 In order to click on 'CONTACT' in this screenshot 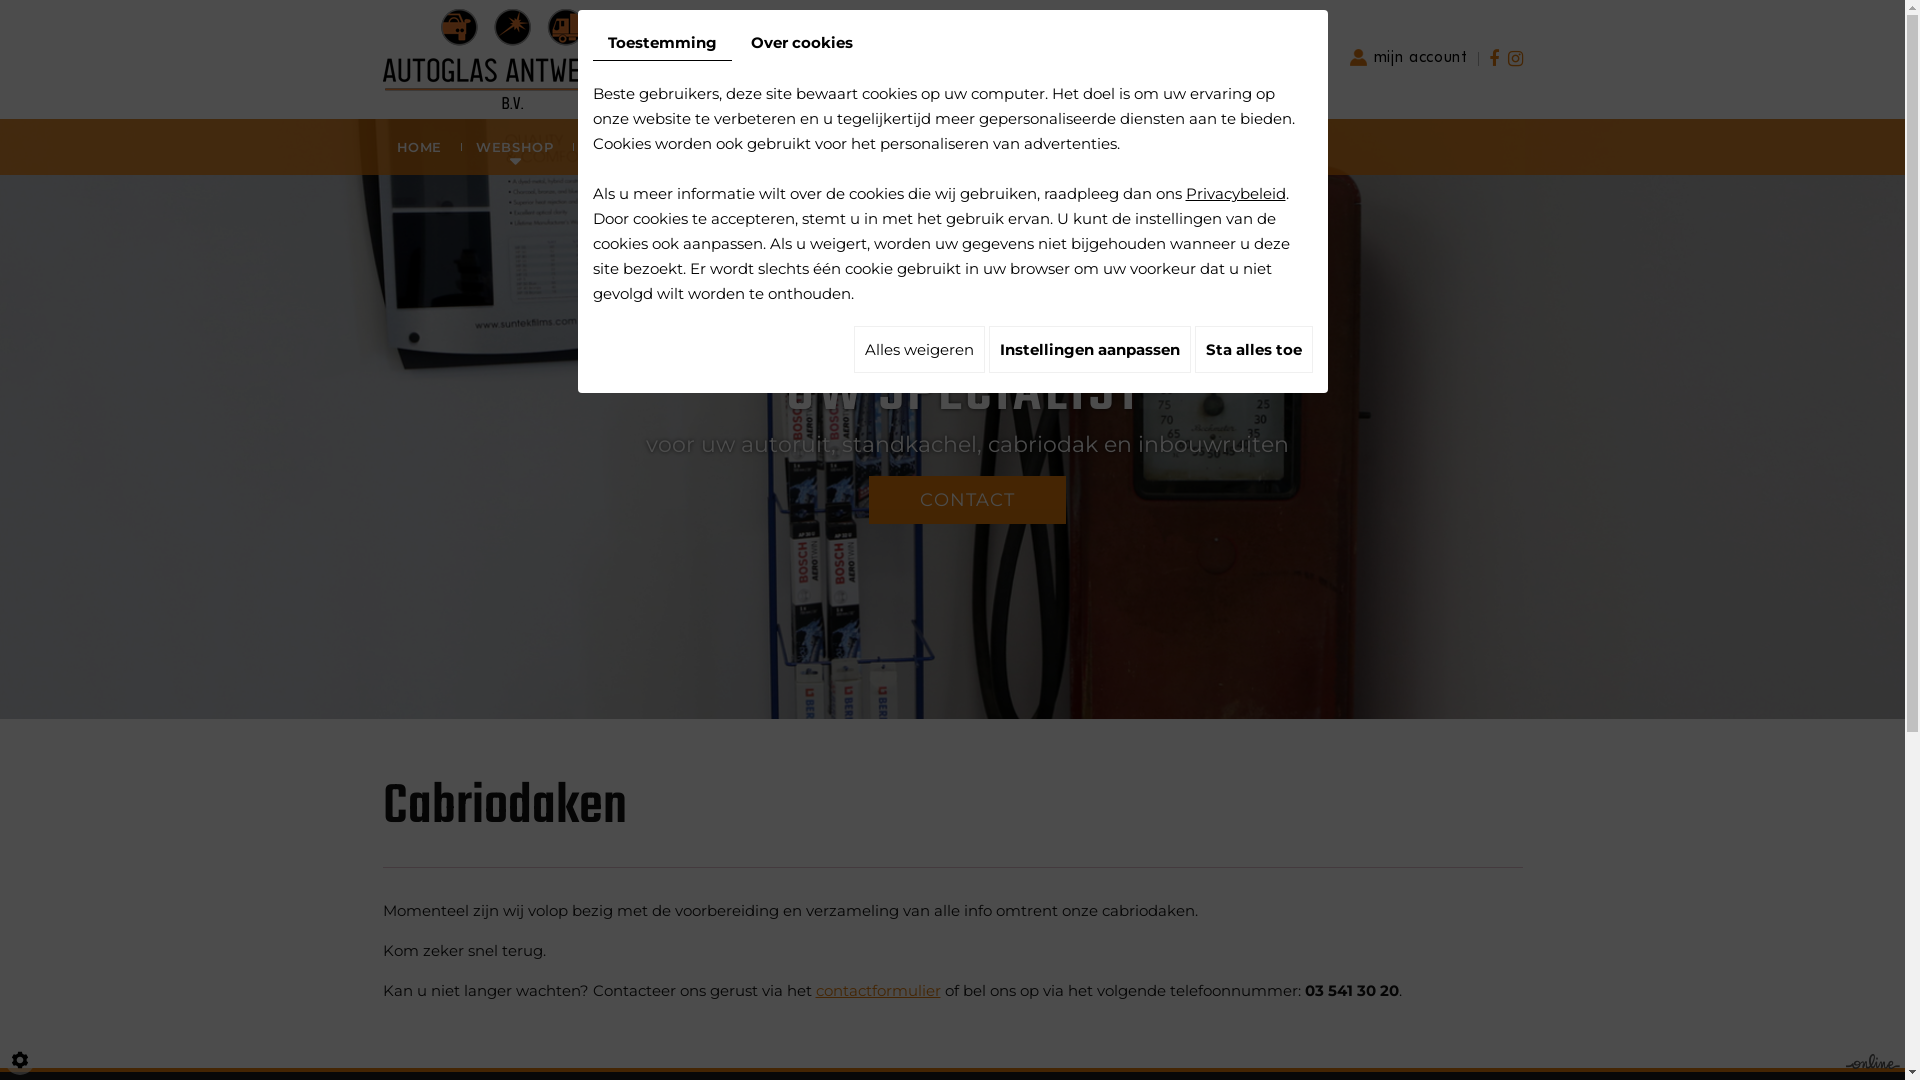, I will do `click(868, 499)`.